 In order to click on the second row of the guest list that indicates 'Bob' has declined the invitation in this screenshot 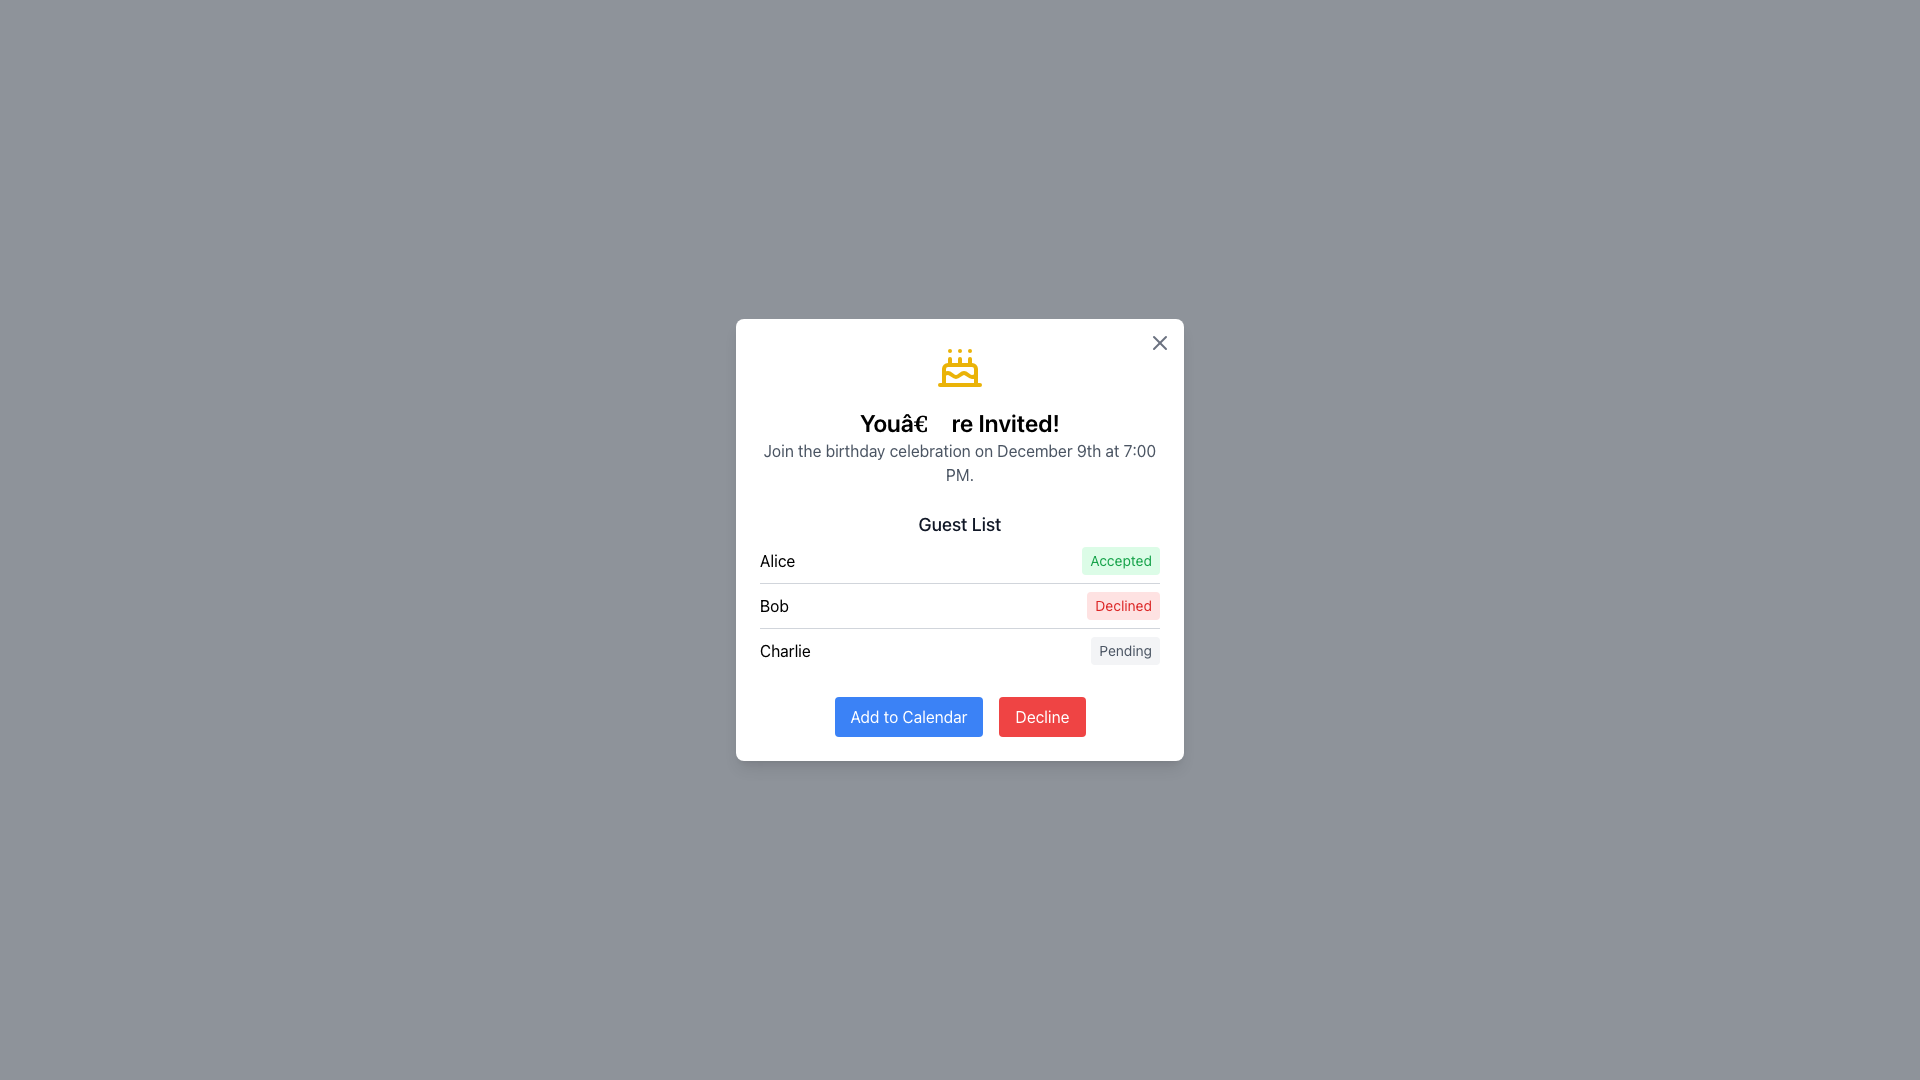, I will do `click(960, 604)`.